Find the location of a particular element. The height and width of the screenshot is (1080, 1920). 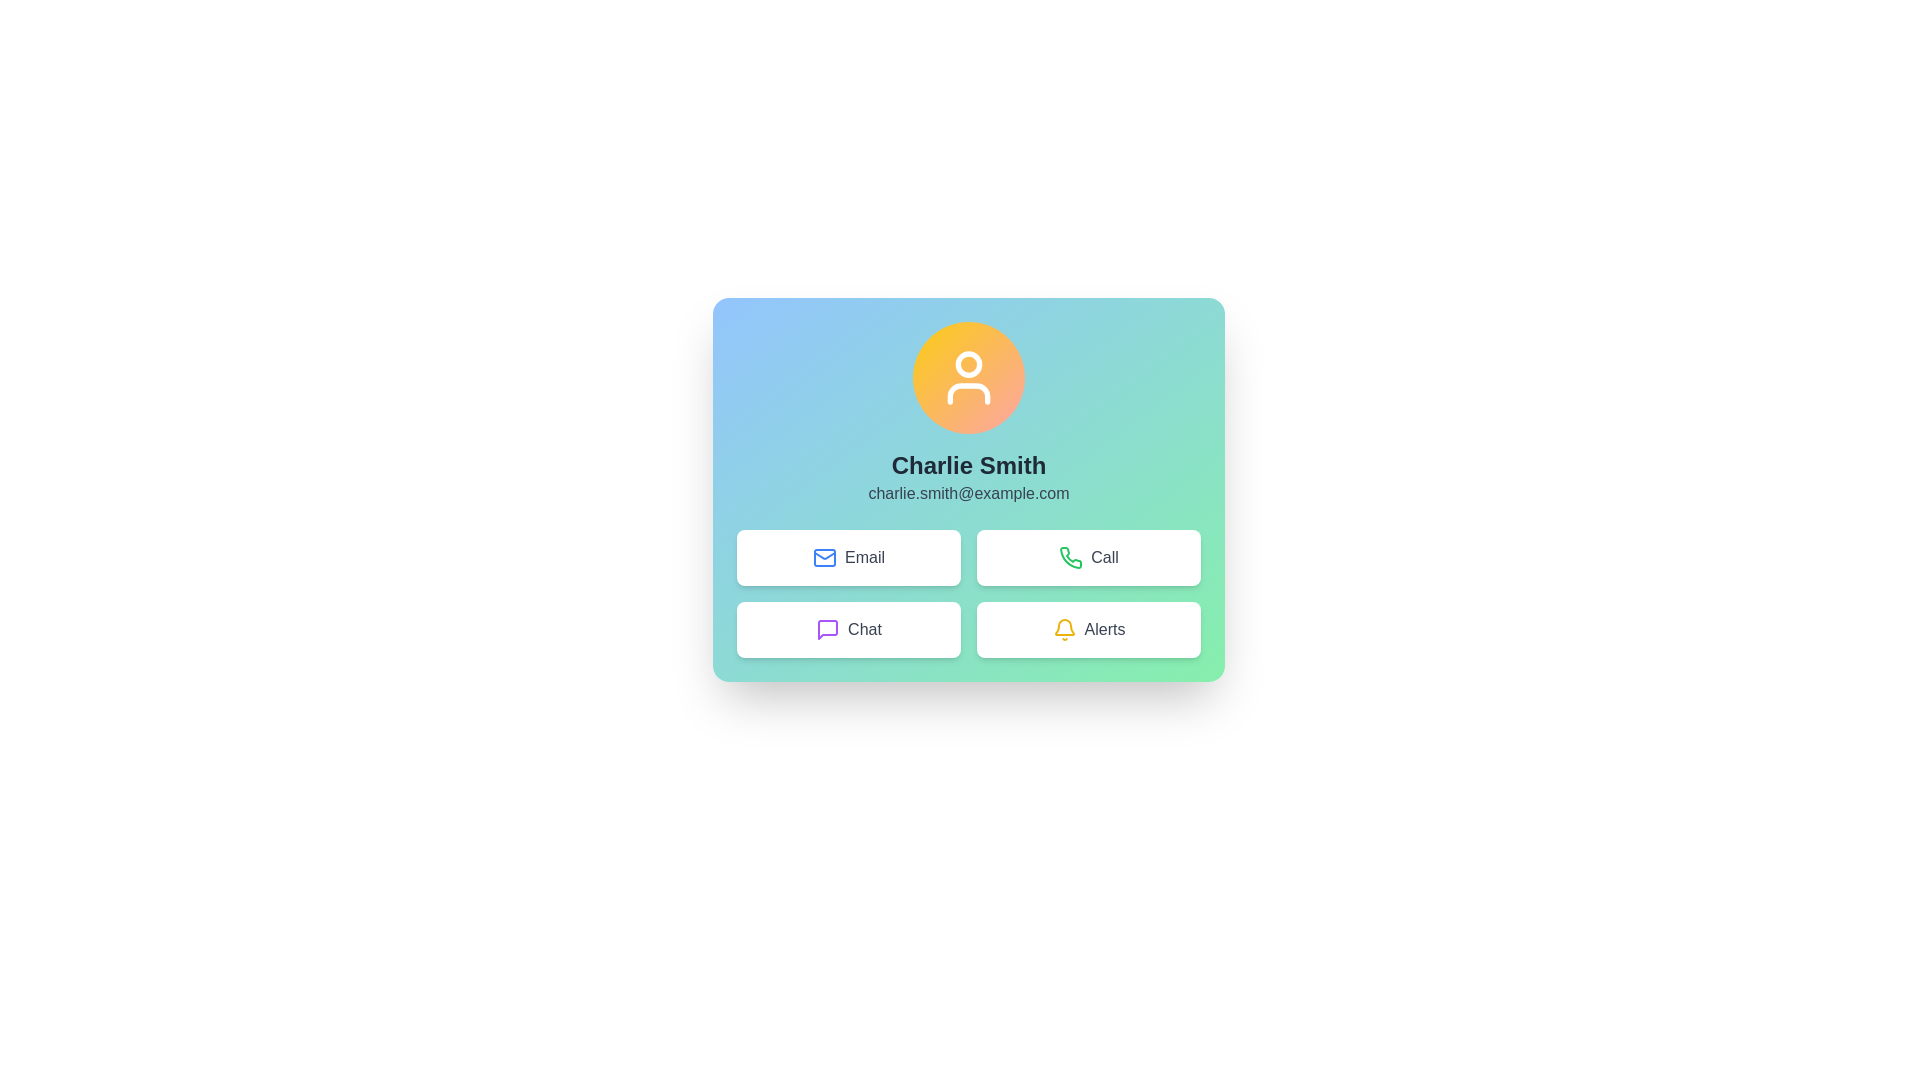

the circular Icon Button with a gradient background transitioning from yellow to red, which features a white user icon inside is located at coordinates (969, 378).